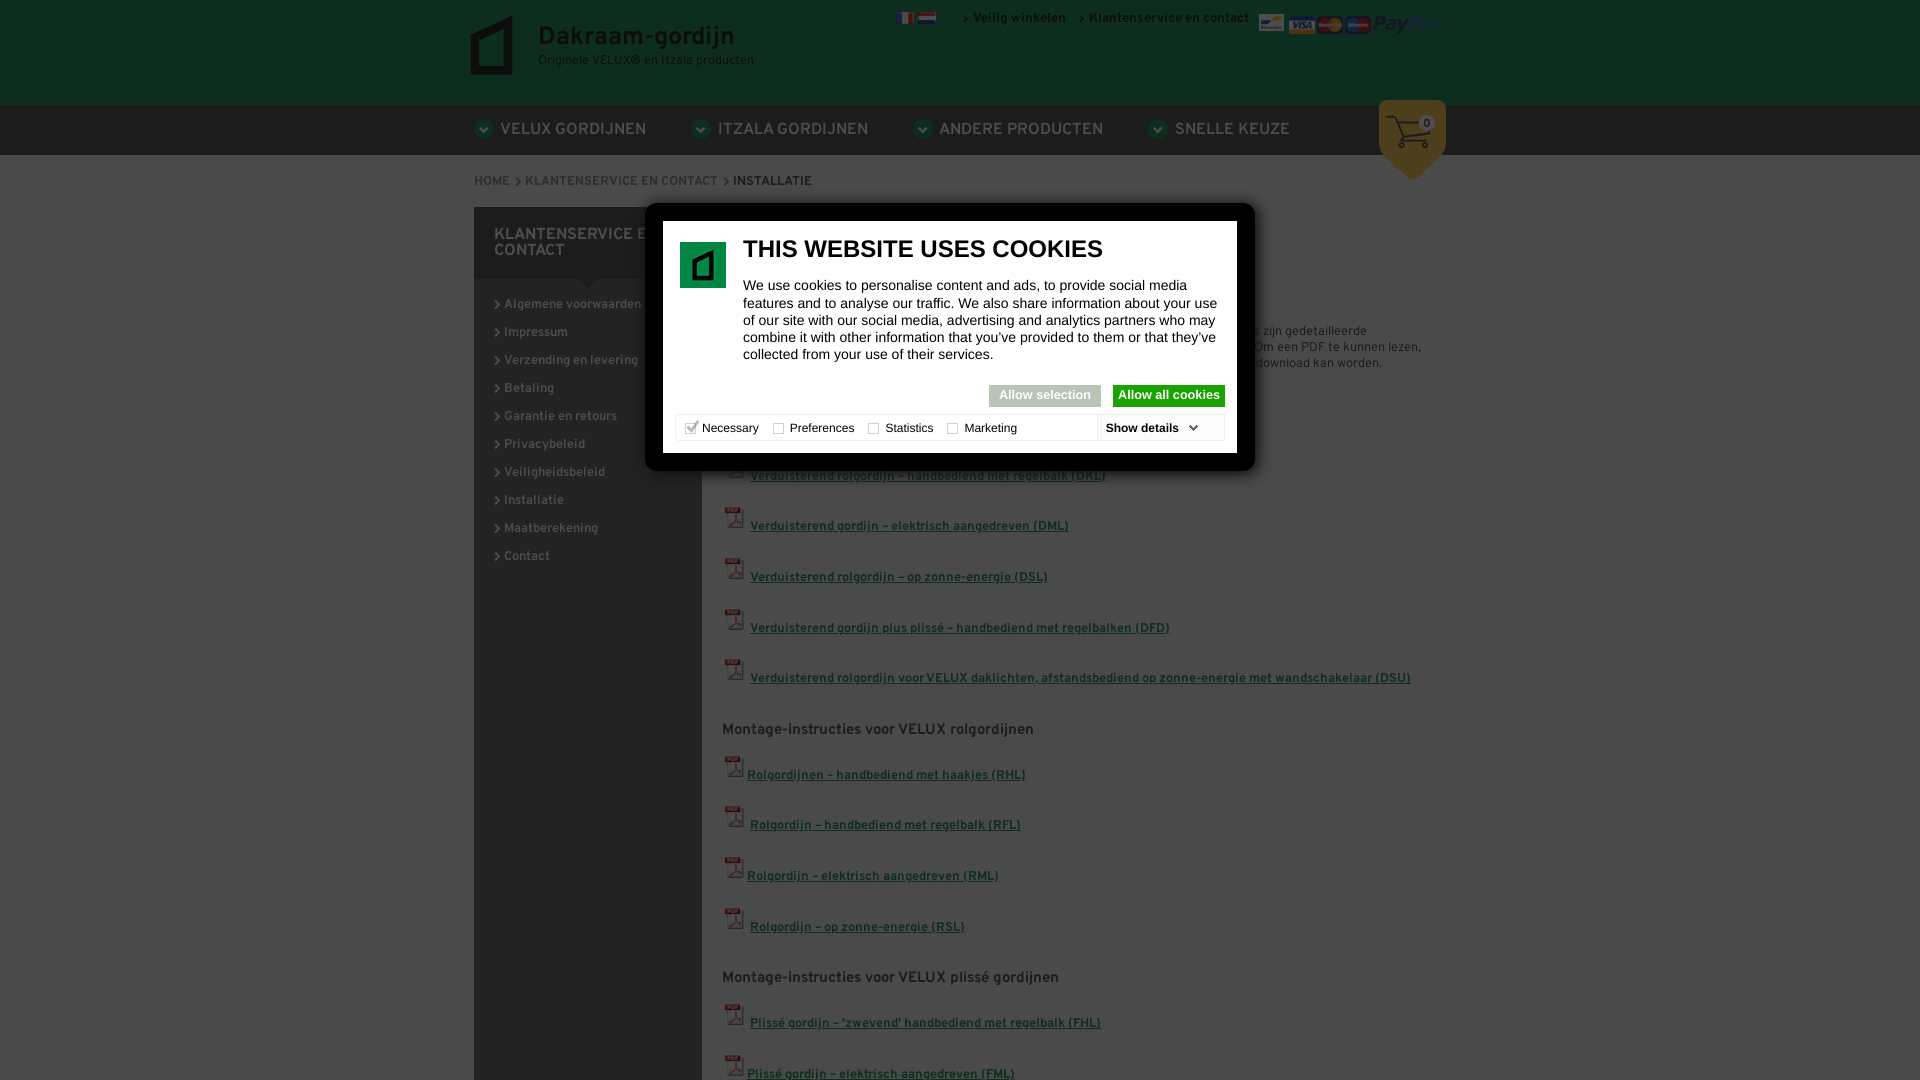 This screenshot has width=1920, height=1080. I want to click on 'Show details', so click(1152, 427).